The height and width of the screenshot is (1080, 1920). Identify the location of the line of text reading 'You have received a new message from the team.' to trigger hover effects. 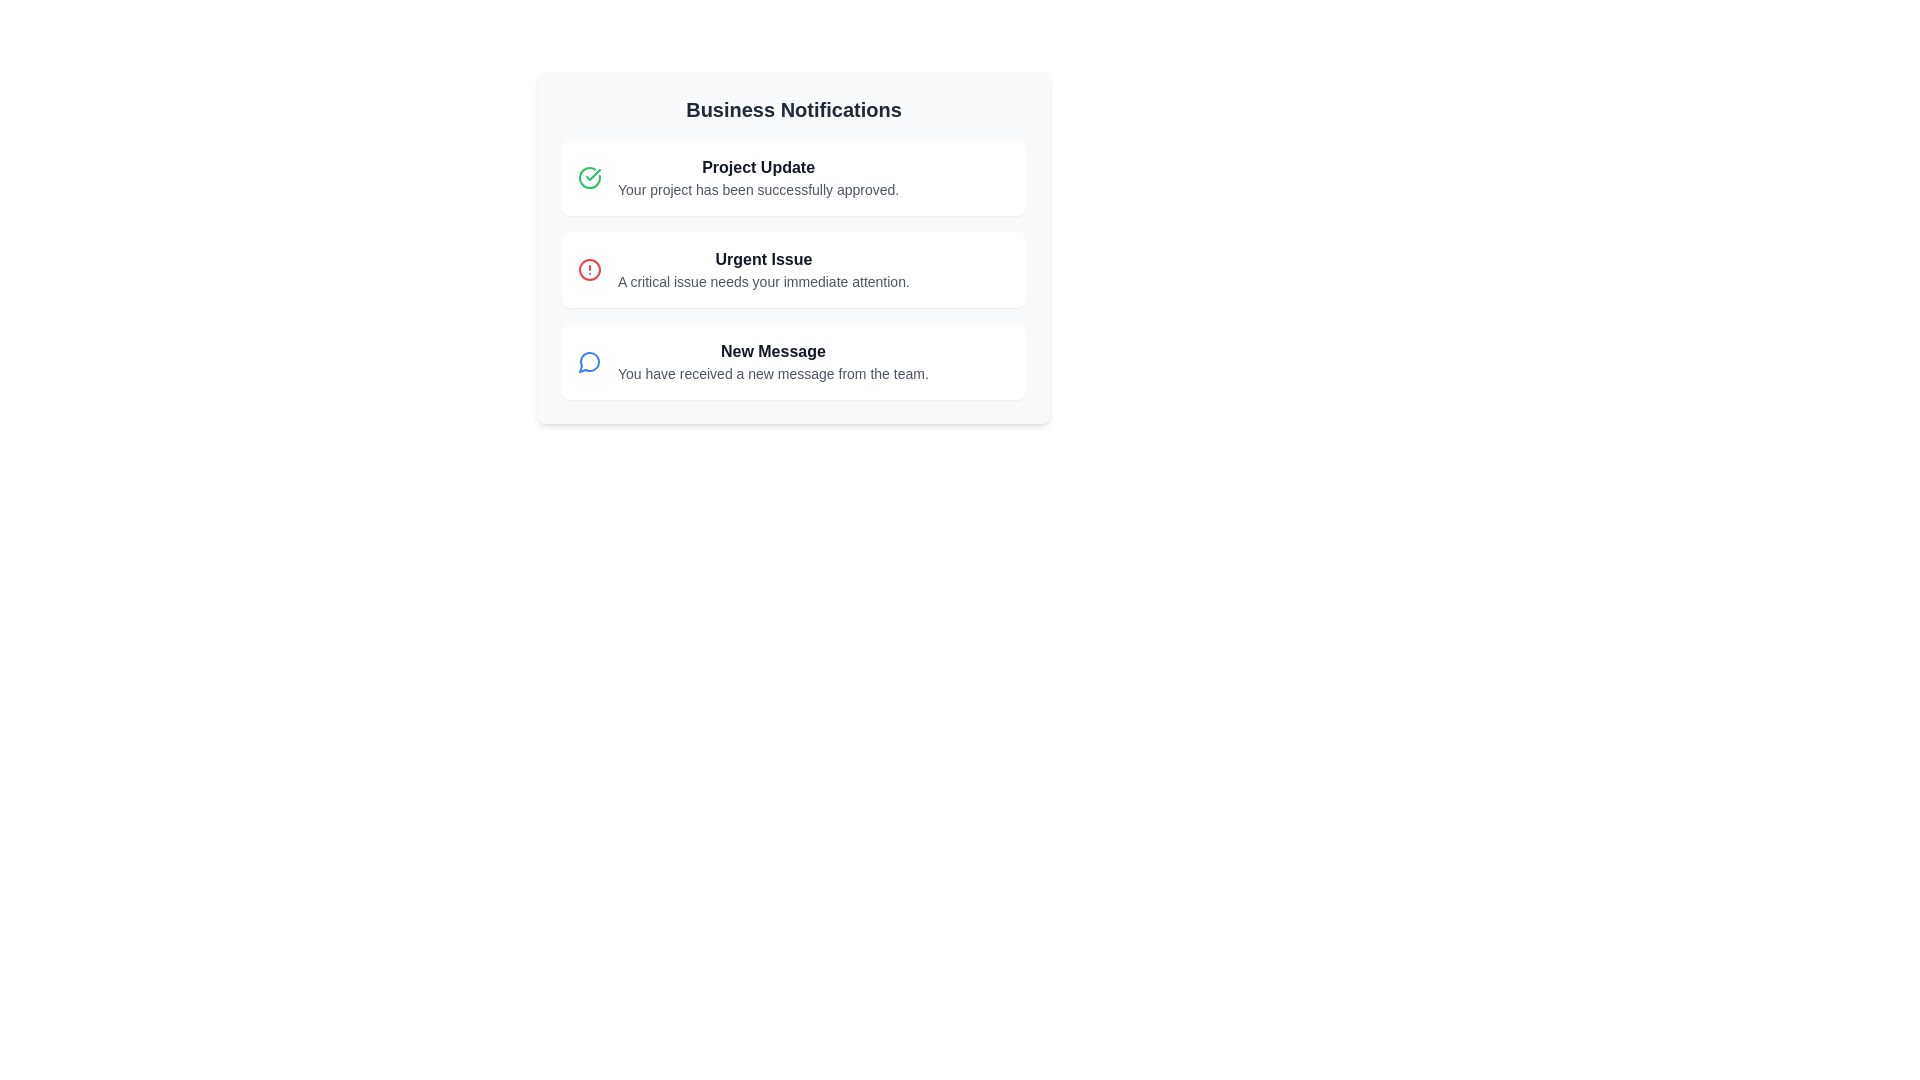
(772, 374).